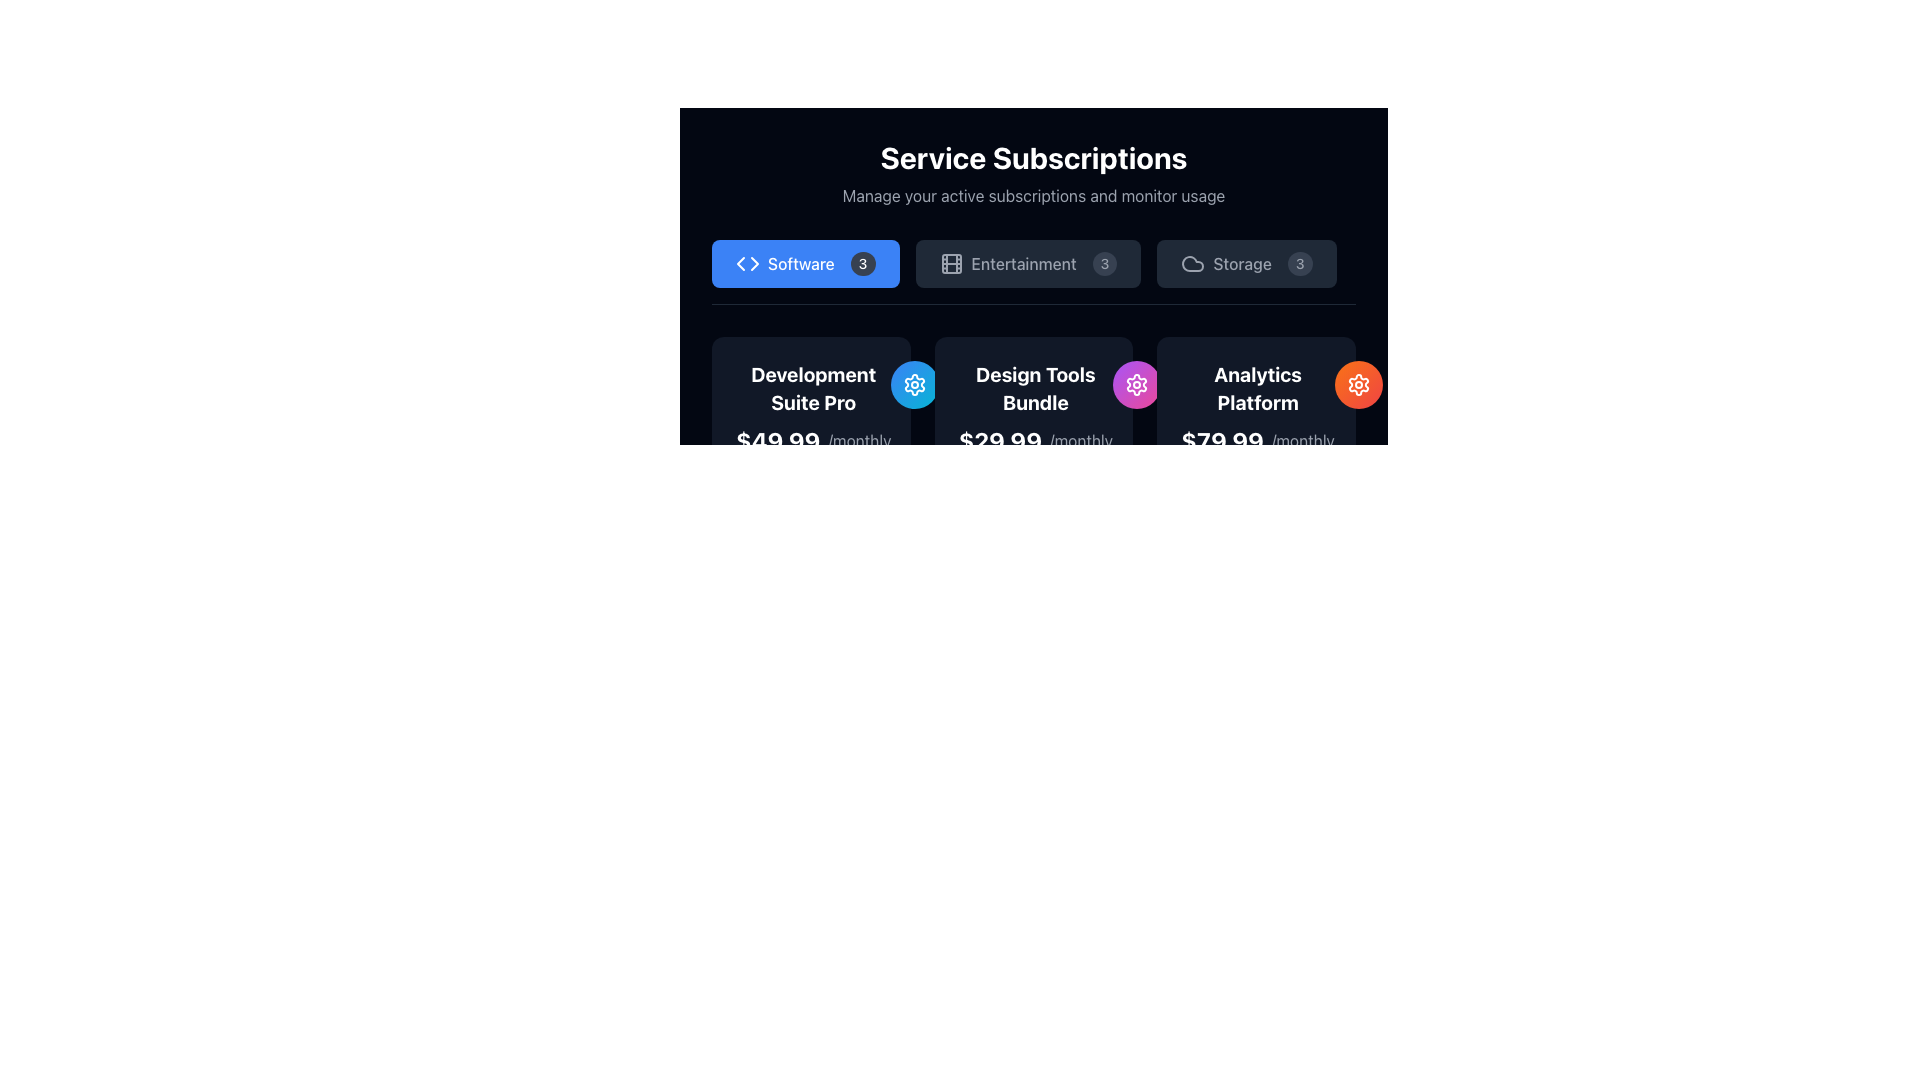 The height and width of the screenshot is (1080, 1920). I want to click on the subscription option card located in the first column of the 'Service Subscriptions' section, which displays its name, usage statistics, price, and management option, so click(811, 501).